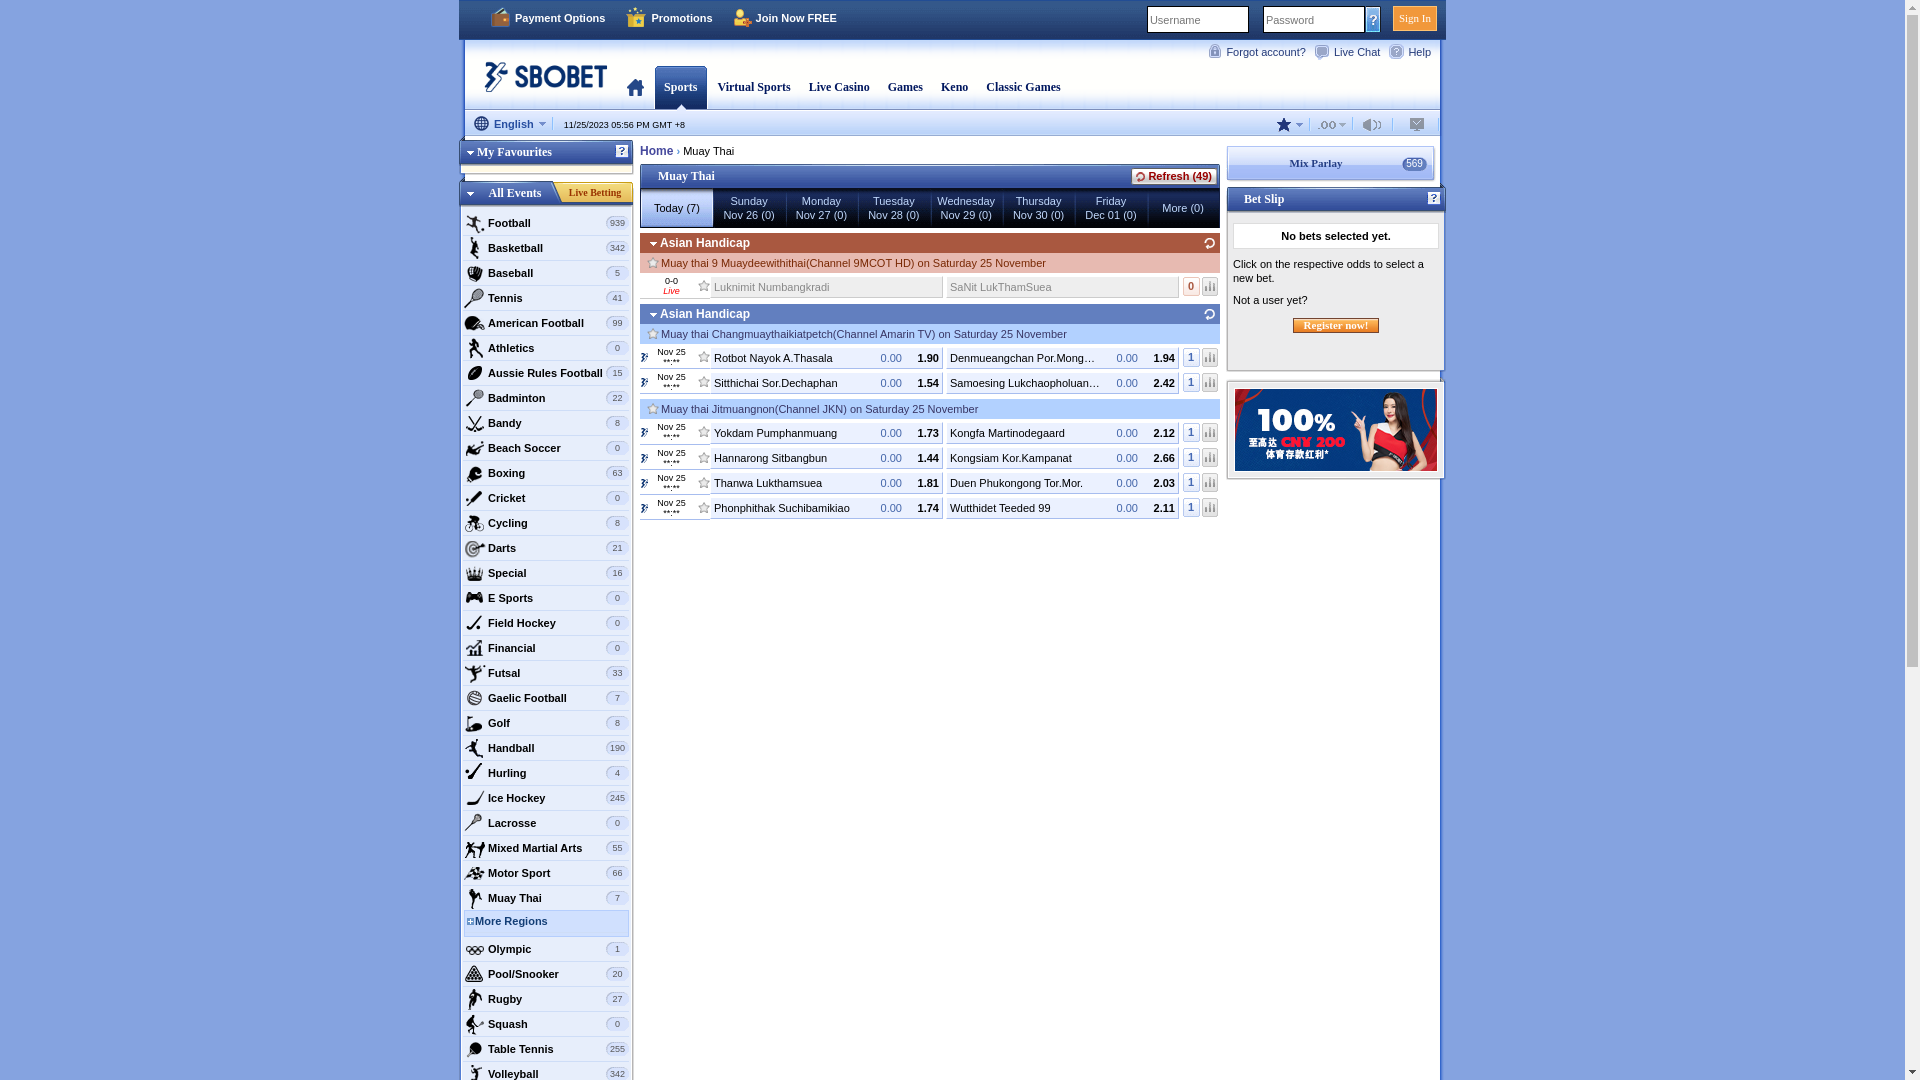  What do you see at coordinates (1022, 86) in the screenshot?
I see `'Classic Games'` at bounding box center [1022, 86].